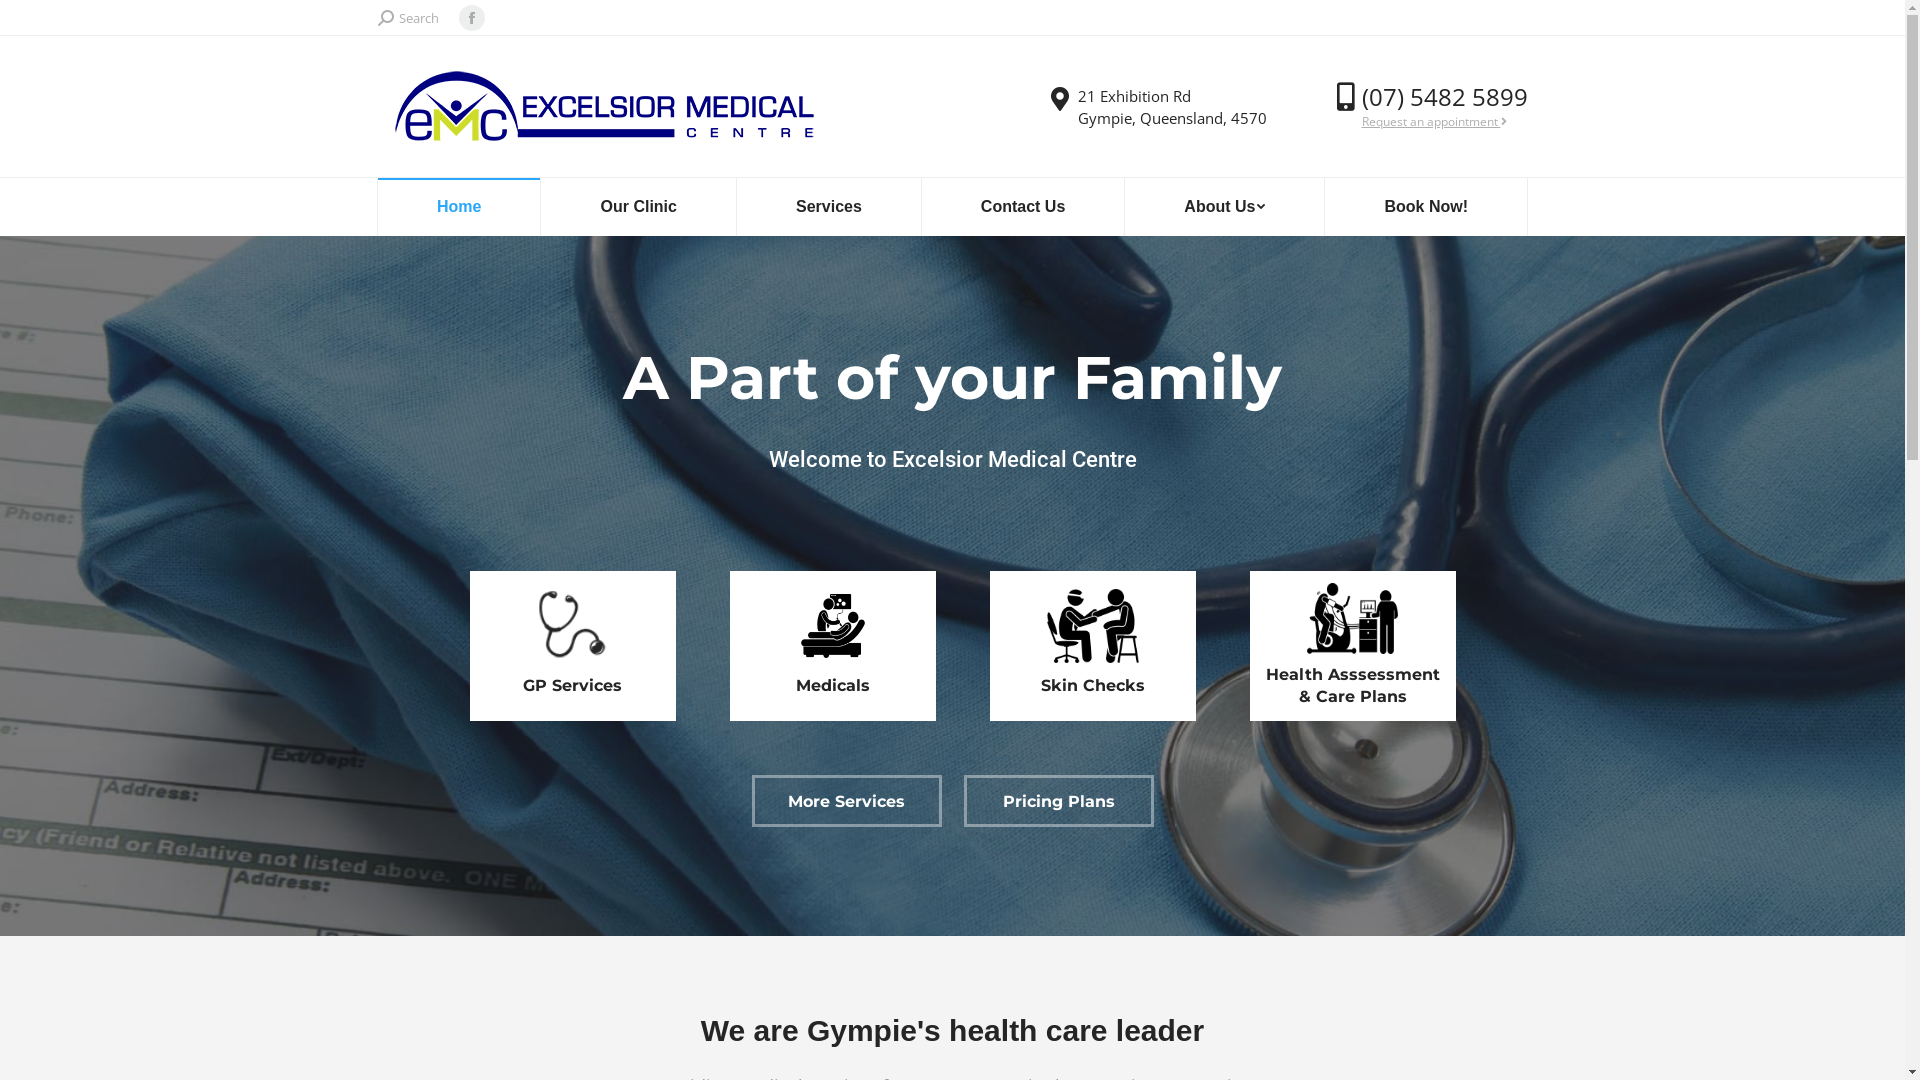  I want to click on 'Search', so click(378, 17).